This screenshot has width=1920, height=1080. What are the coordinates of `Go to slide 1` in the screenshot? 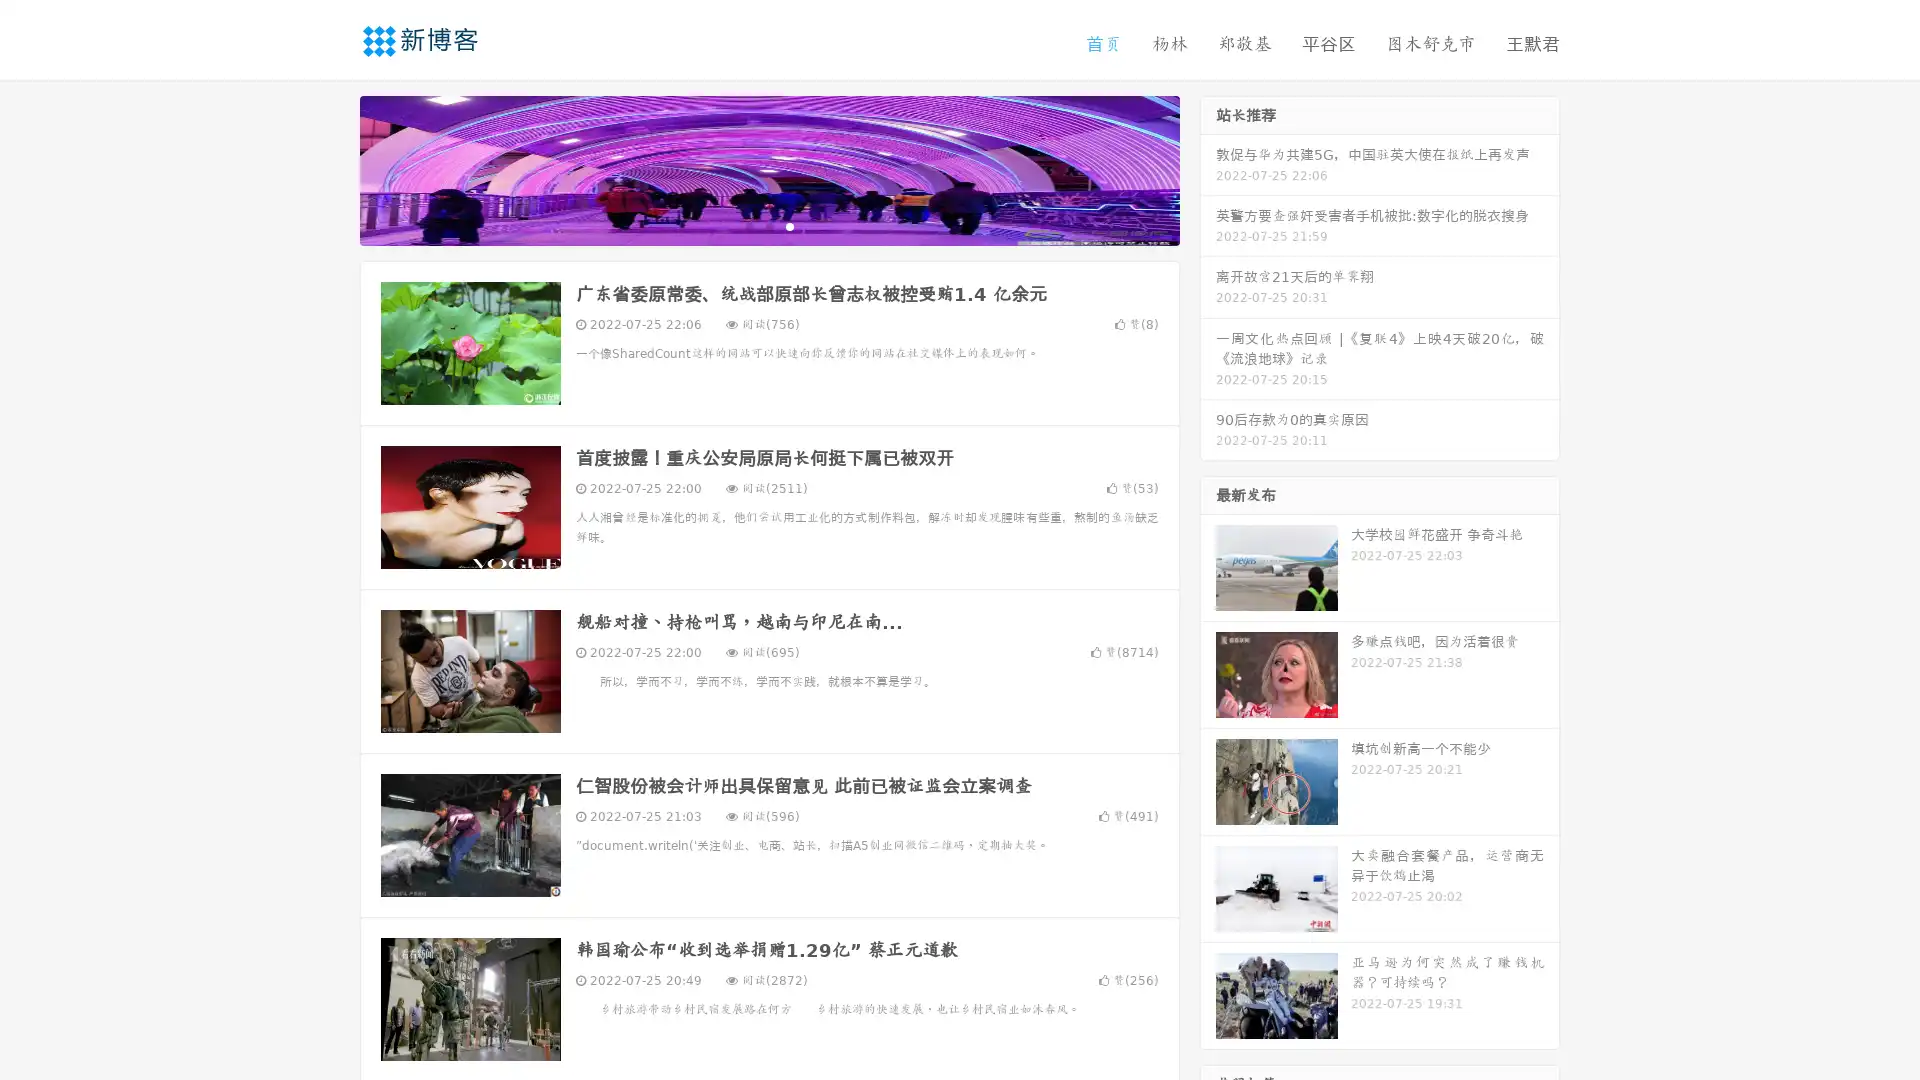 It's located at (748, 225).